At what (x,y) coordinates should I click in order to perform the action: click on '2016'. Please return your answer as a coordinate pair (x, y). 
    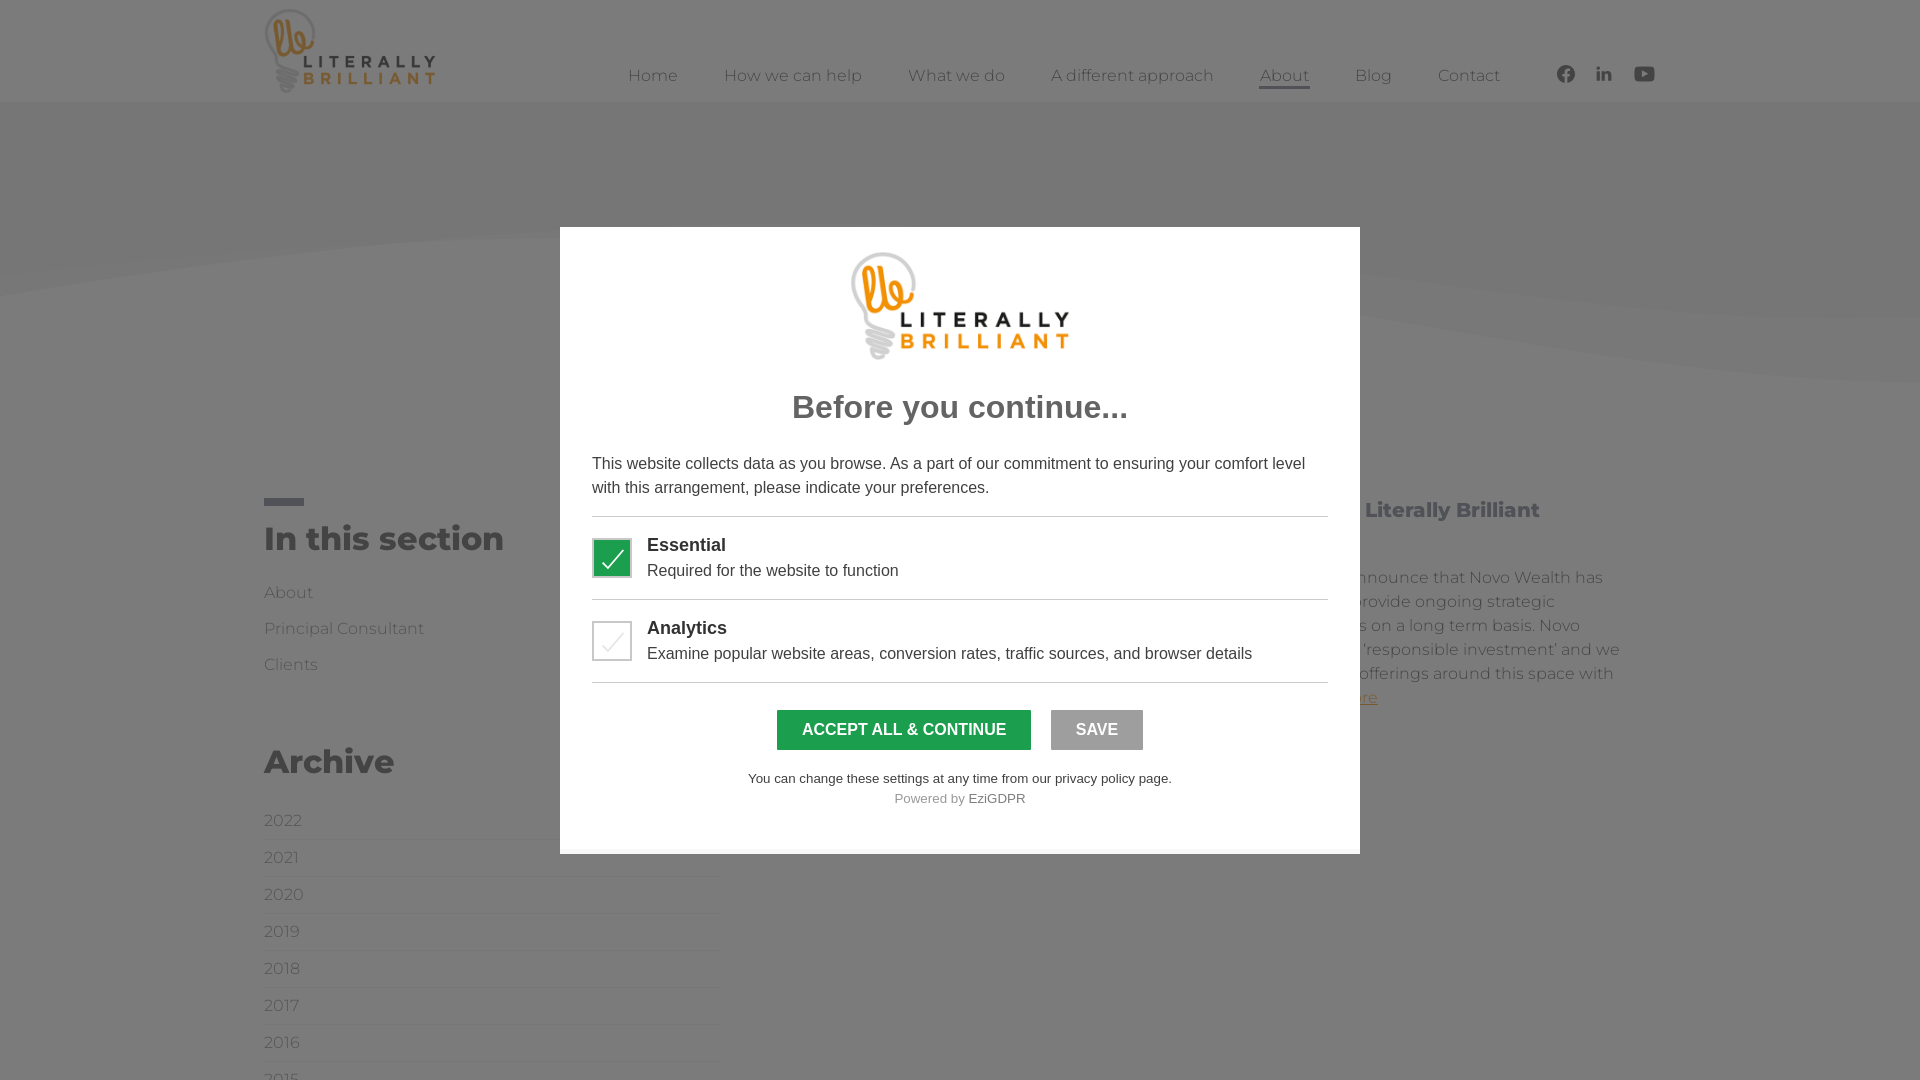
    Looking at the image, I should click on (281, 1041).